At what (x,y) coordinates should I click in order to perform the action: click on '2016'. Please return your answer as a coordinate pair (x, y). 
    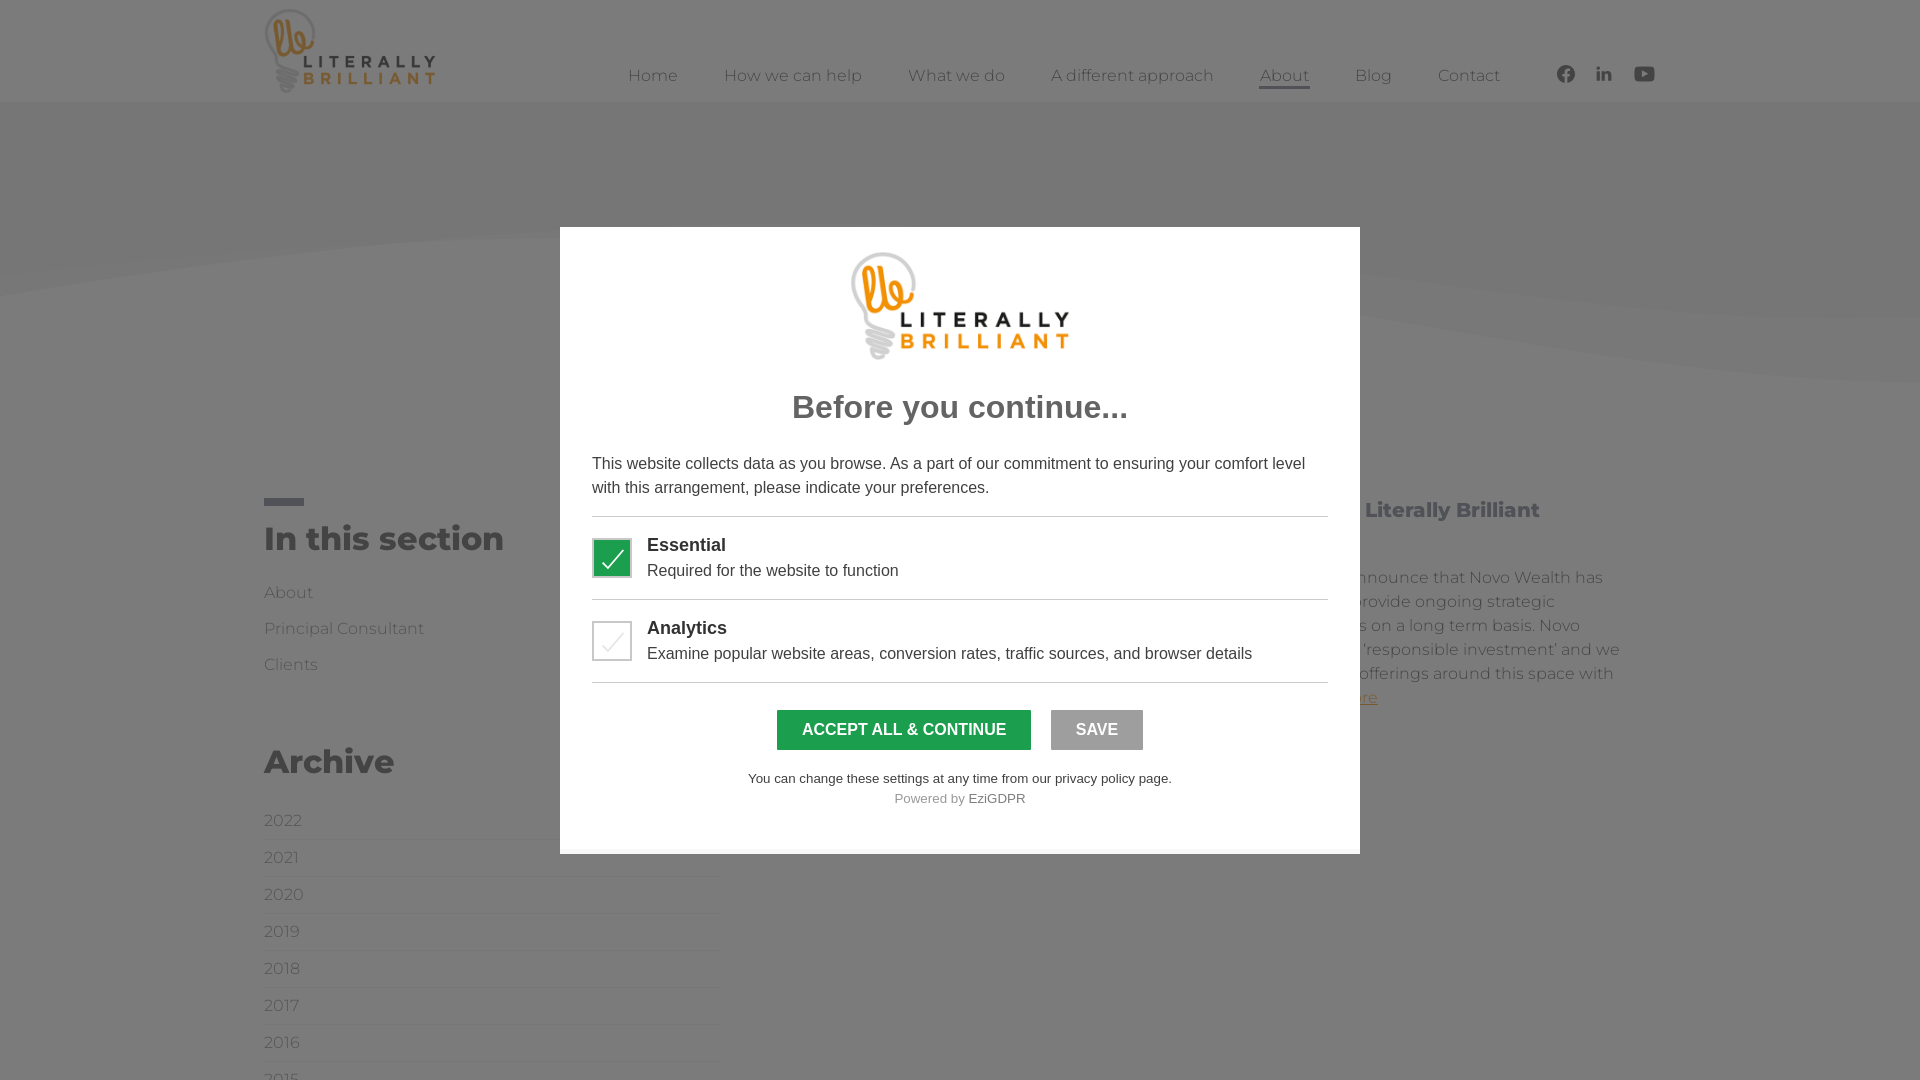
    Looking at the image, I should click on (281, 1041).